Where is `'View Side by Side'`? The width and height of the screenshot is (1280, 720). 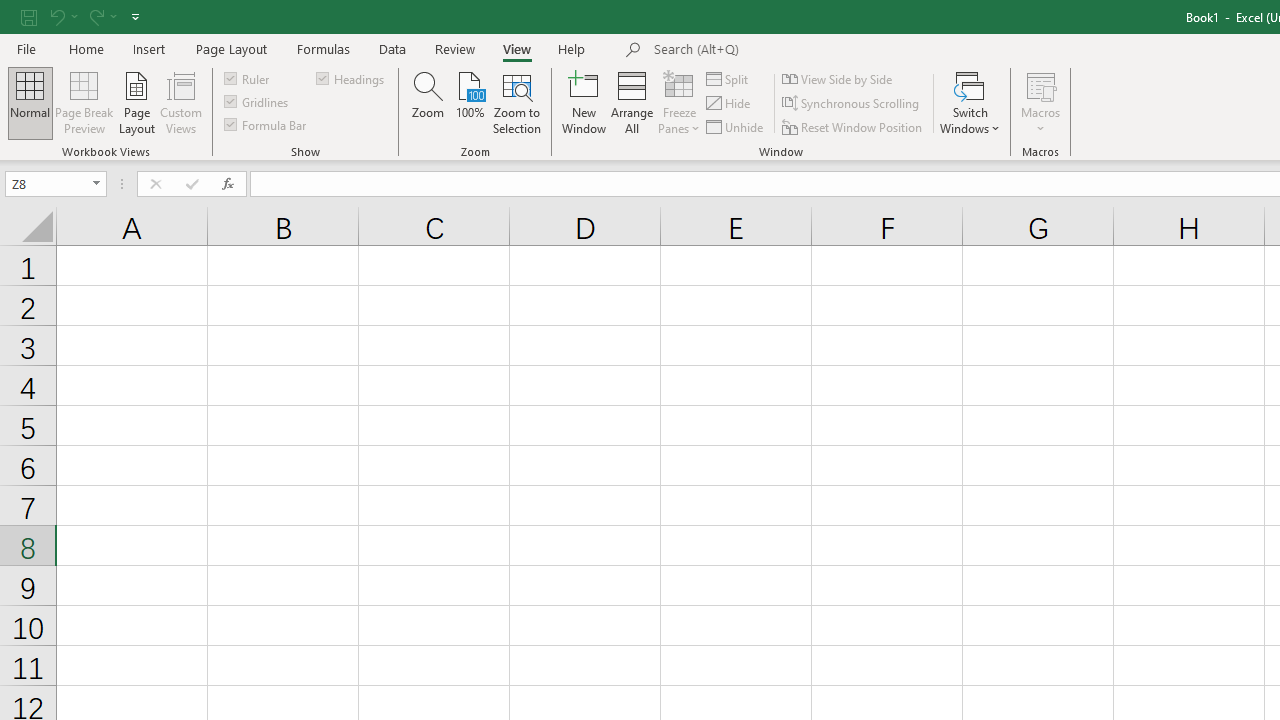 'View Side by Side' is located at coordinates (839, 78).